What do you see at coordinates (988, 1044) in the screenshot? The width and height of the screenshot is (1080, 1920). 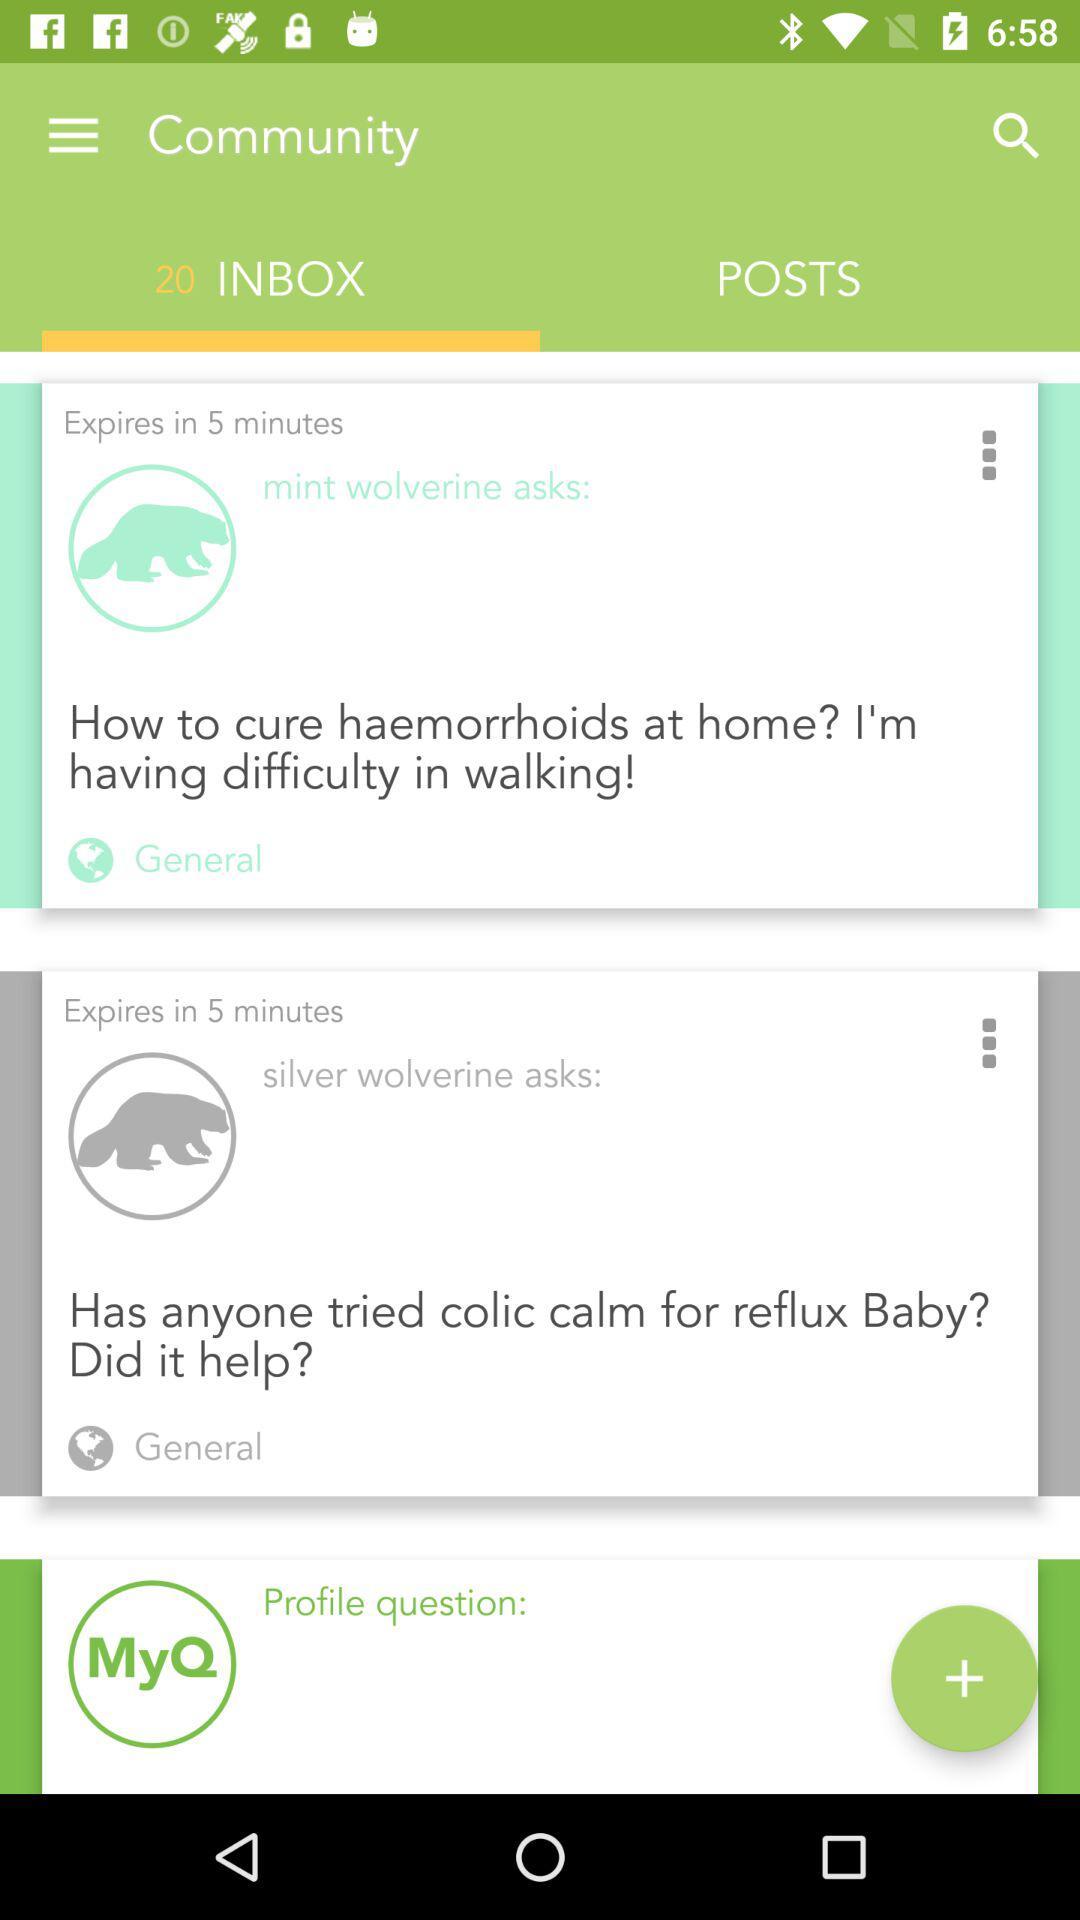 I see `the item above the has anyone tried icon` at bounding box center [988, 1044].